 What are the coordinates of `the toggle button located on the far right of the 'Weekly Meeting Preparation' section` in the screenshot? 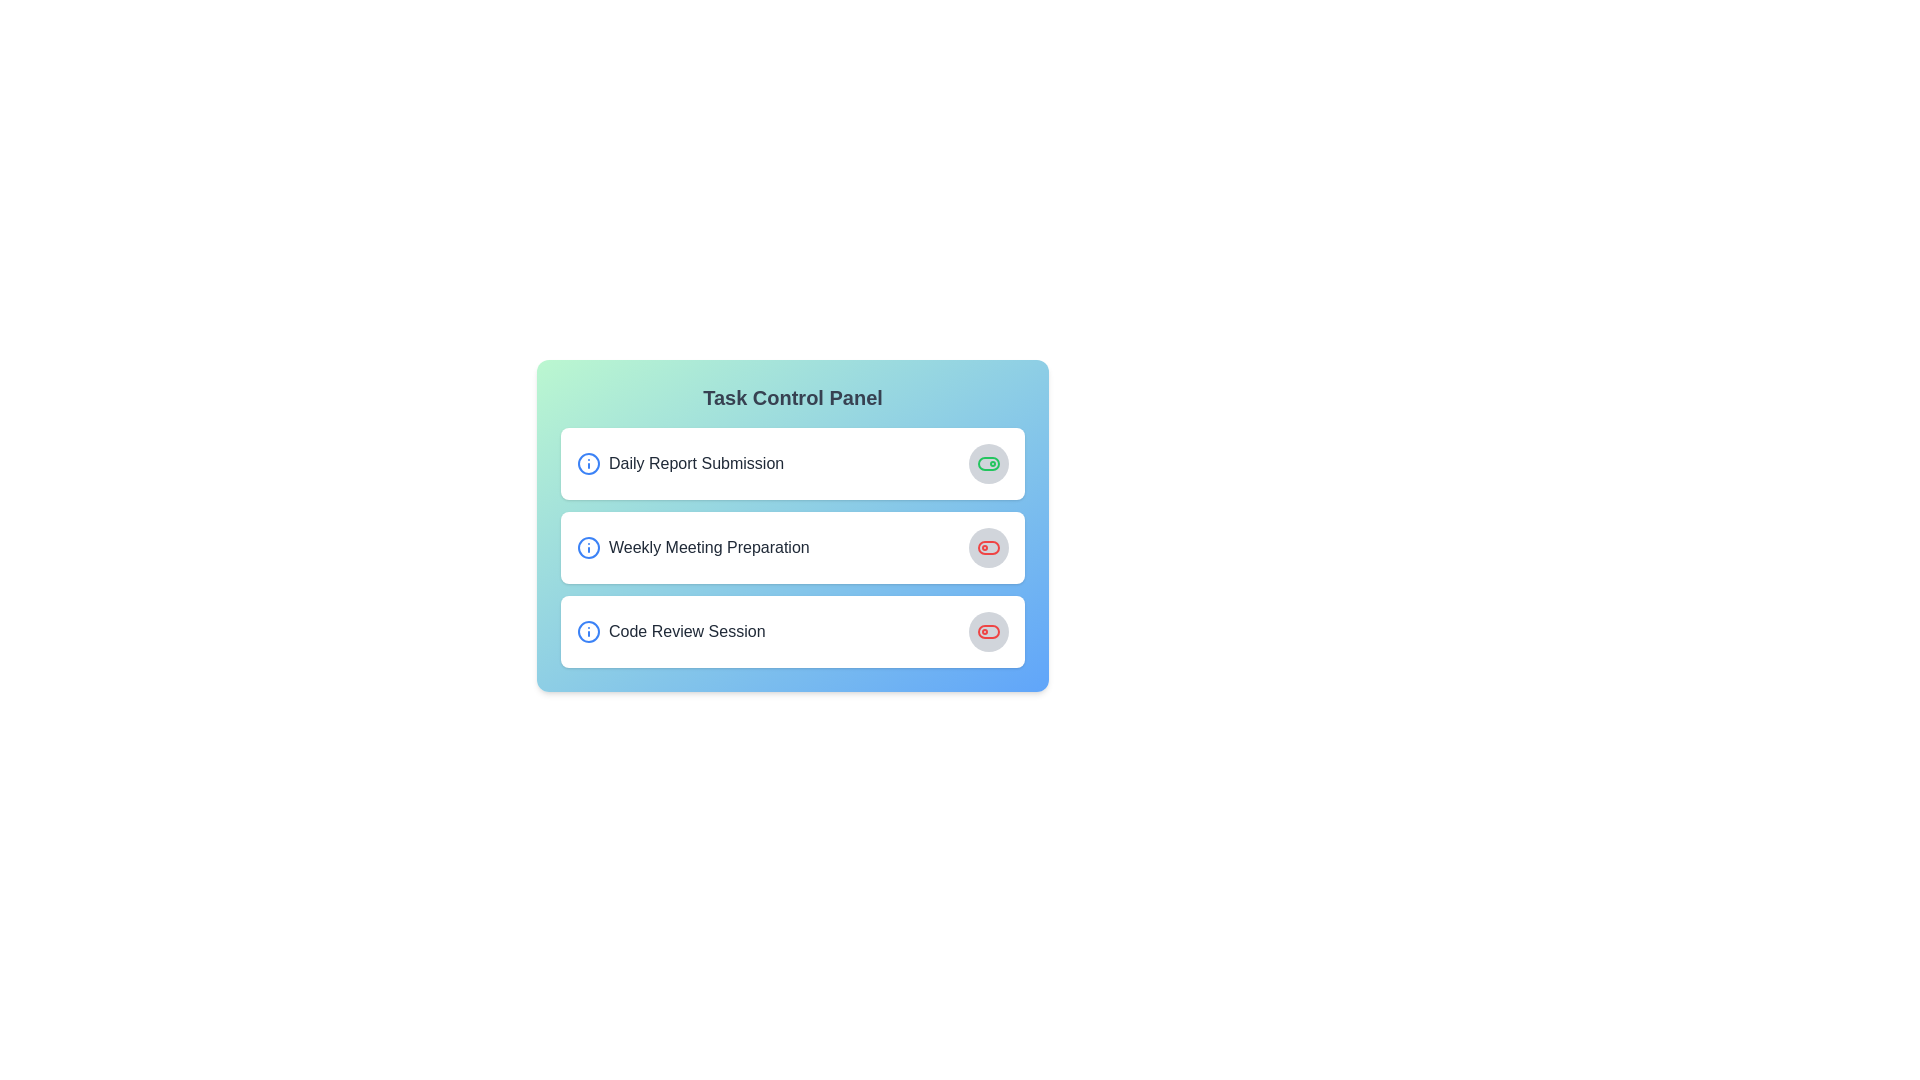 It's located at (988, 547).